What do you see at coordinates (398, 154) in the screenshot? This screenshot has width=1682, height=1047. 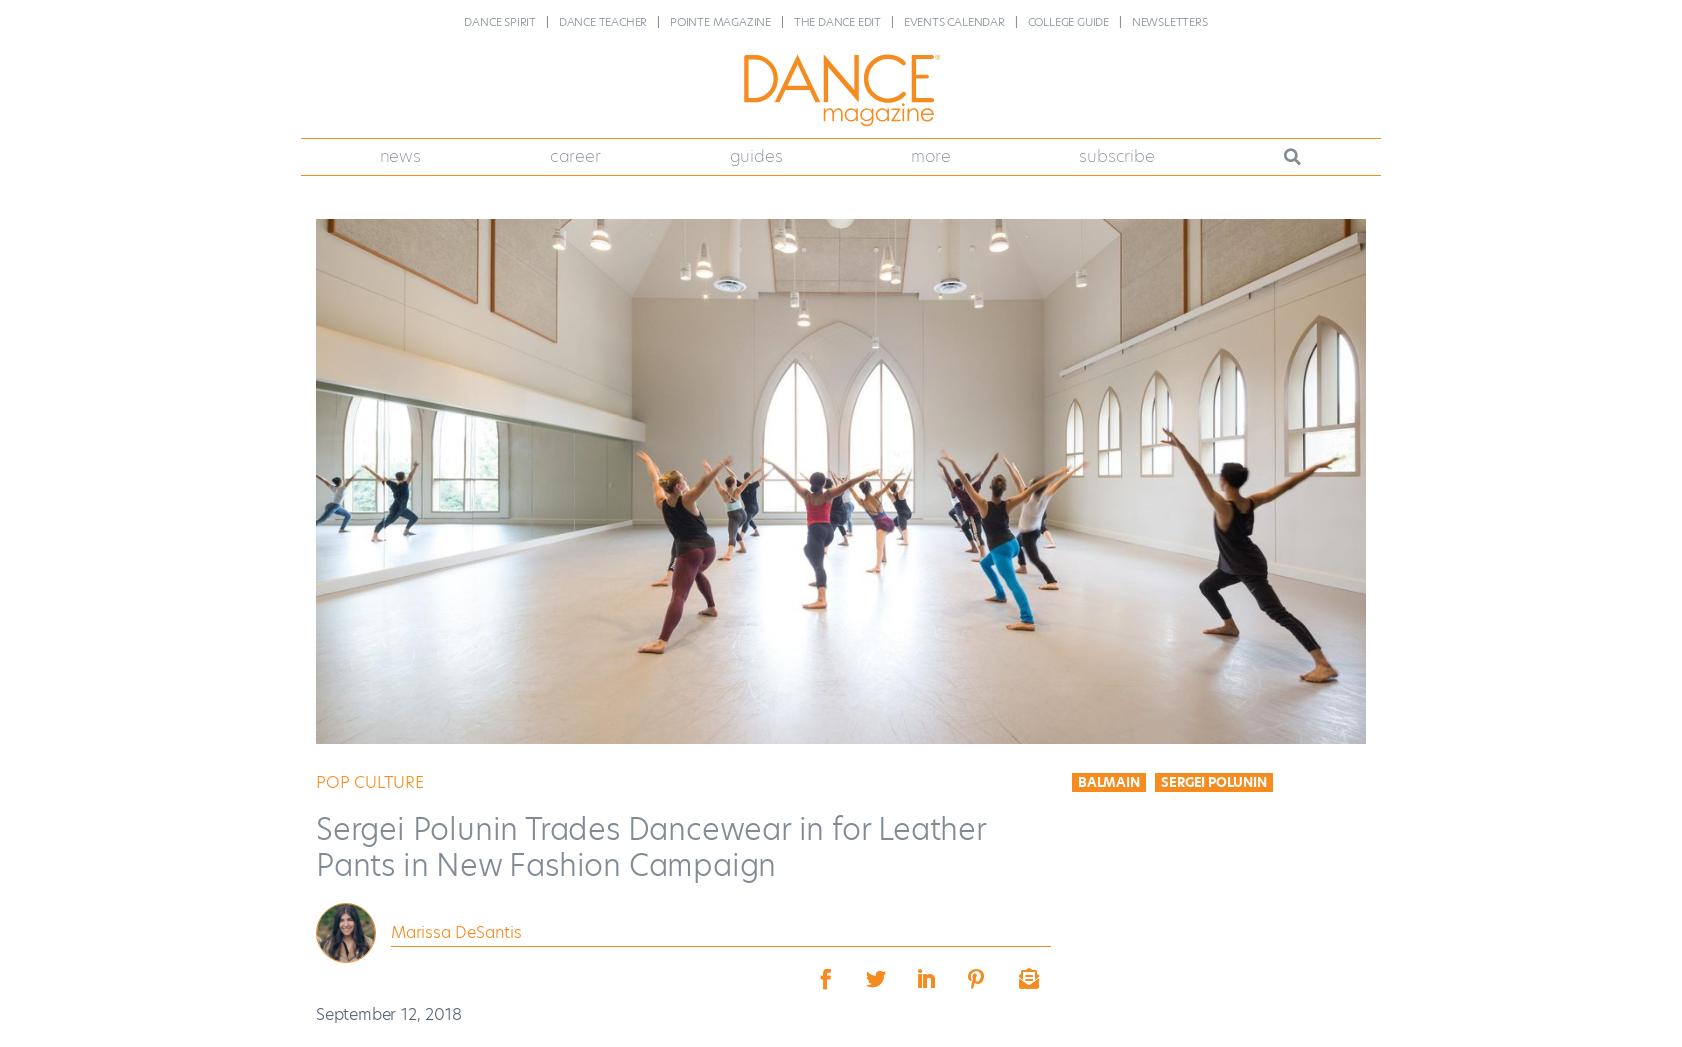 I see `'News'` at bounding box center [398, 154].